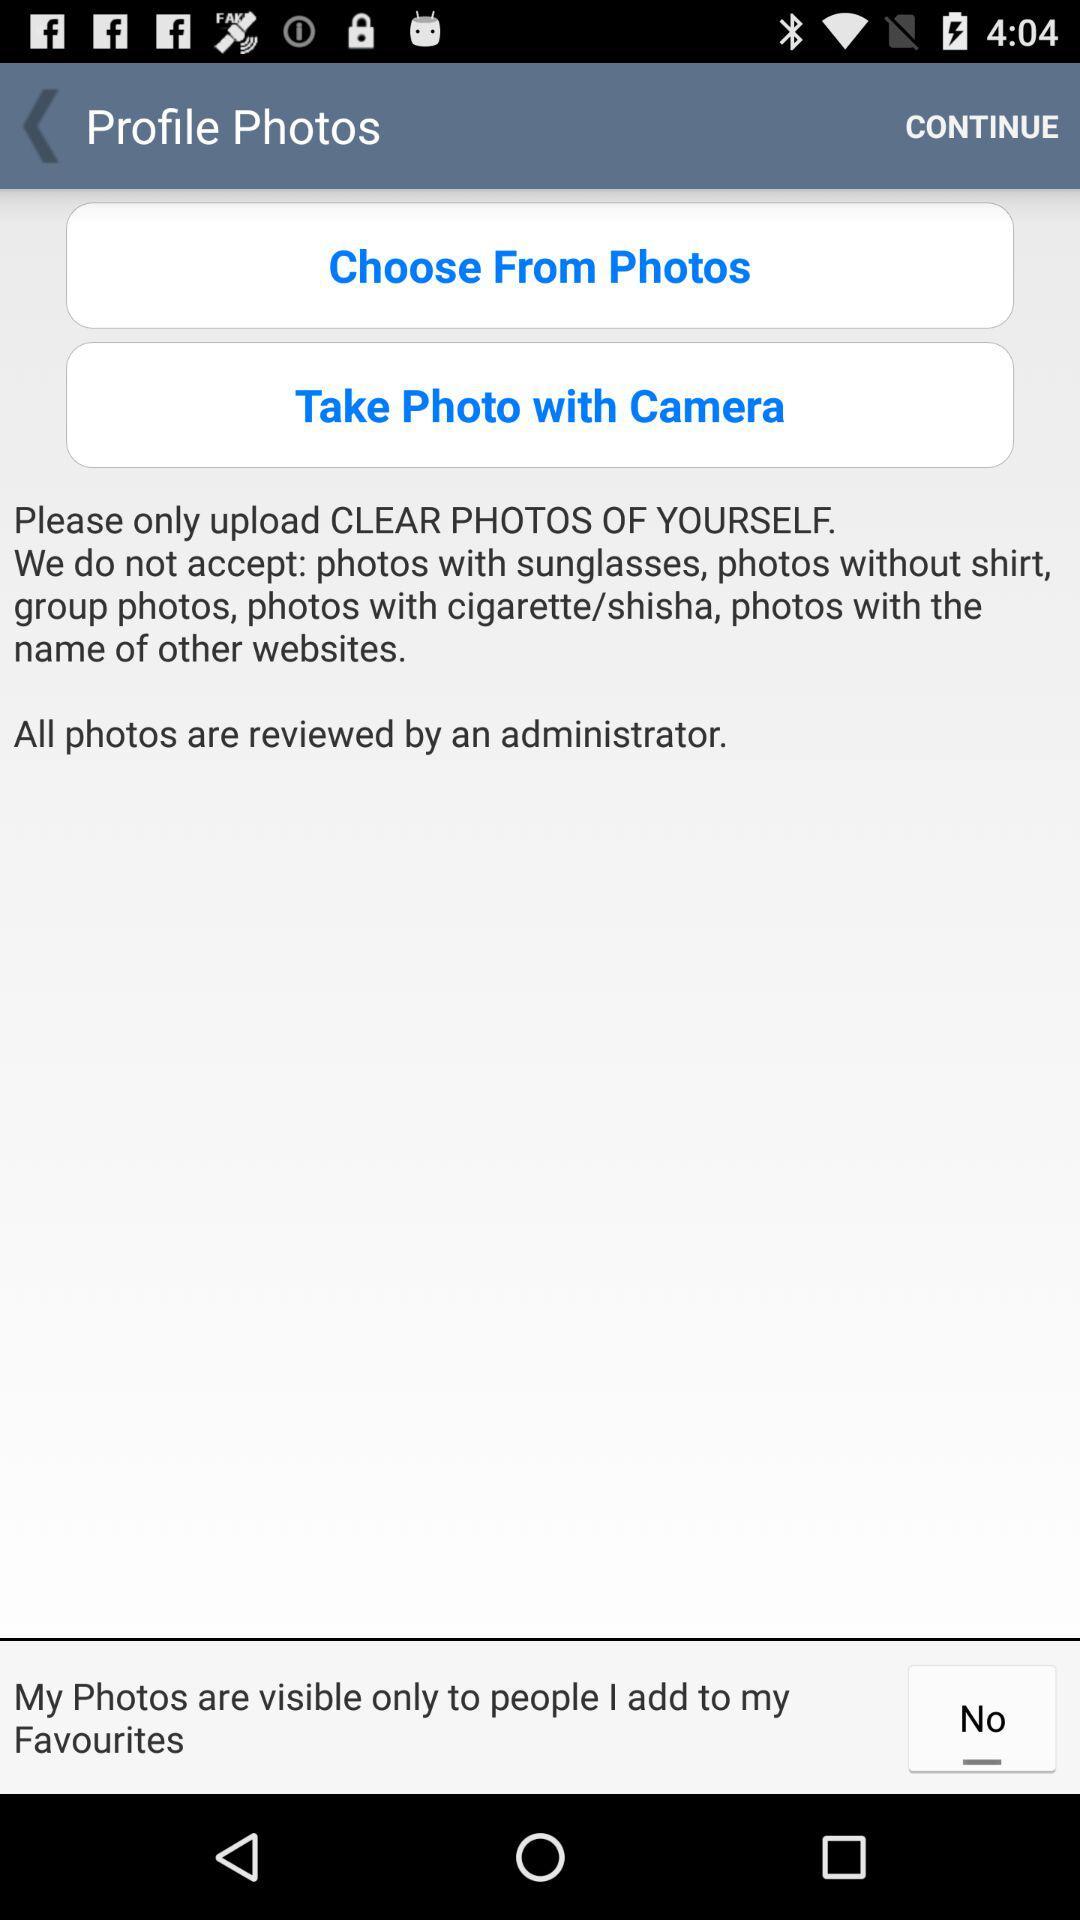 This screenshot has width=1080, height=1920. Describe the element at coordinates (540, 403) in the screenshot. I see `the item above please only upload item` at that location.